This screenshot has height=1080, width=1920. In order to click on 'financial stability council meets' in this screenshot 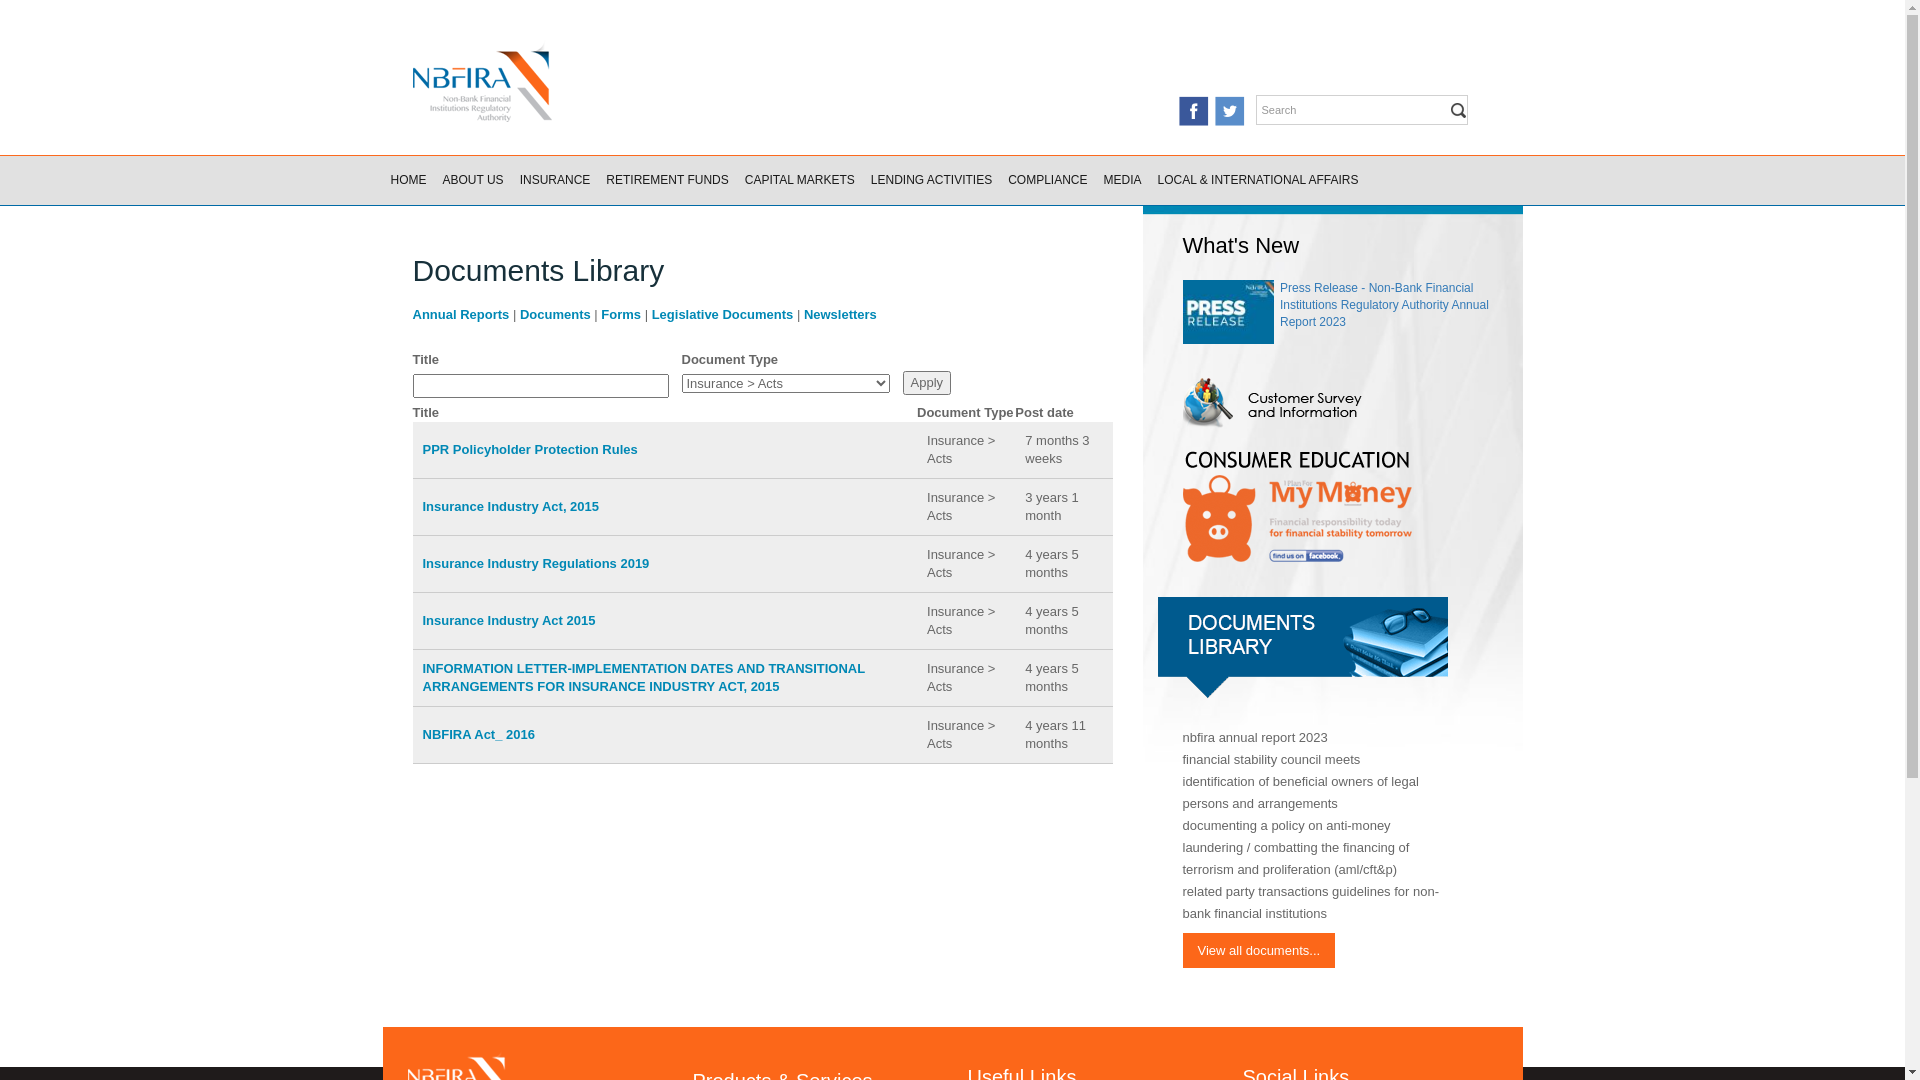, I will do `click(1270, 759)`.